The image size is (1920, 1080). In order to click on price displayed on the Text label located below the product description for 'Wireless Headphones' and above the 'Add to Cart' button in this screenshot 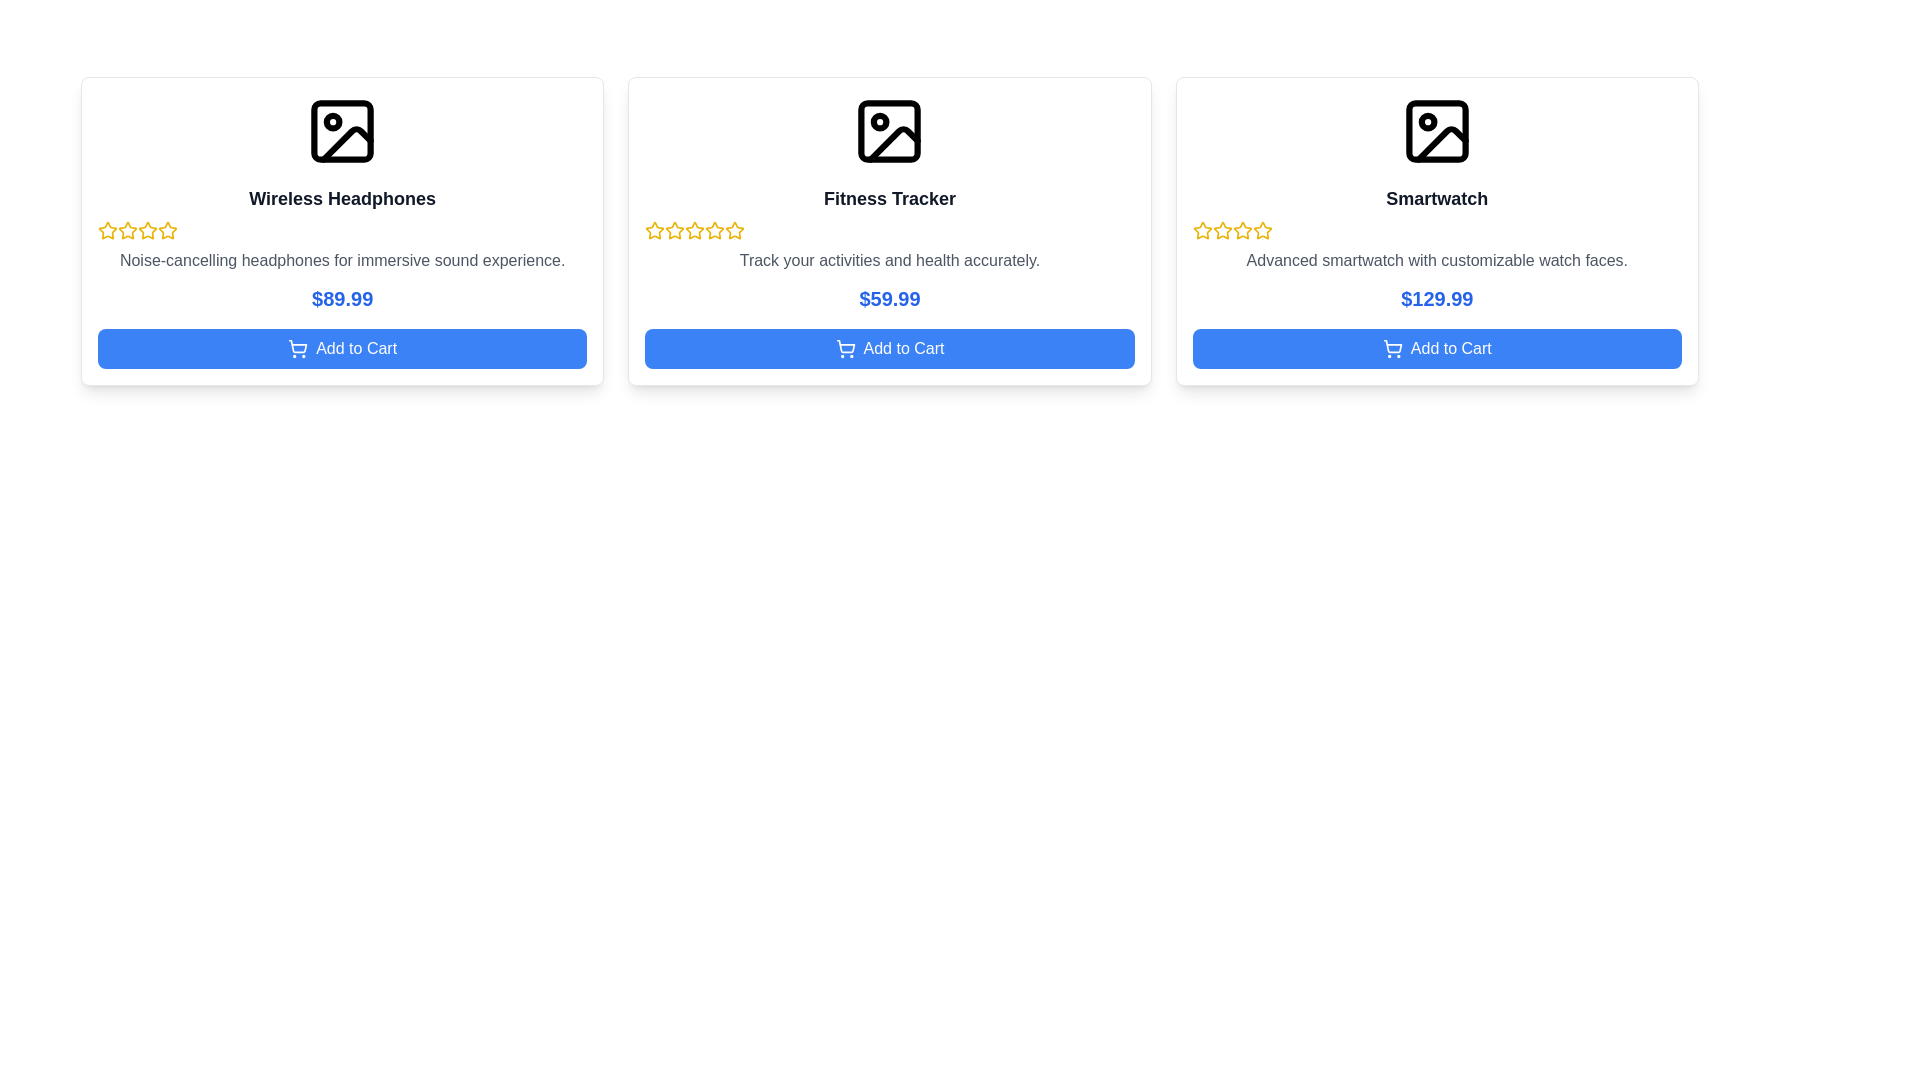, I will do `click(342, 299)`.